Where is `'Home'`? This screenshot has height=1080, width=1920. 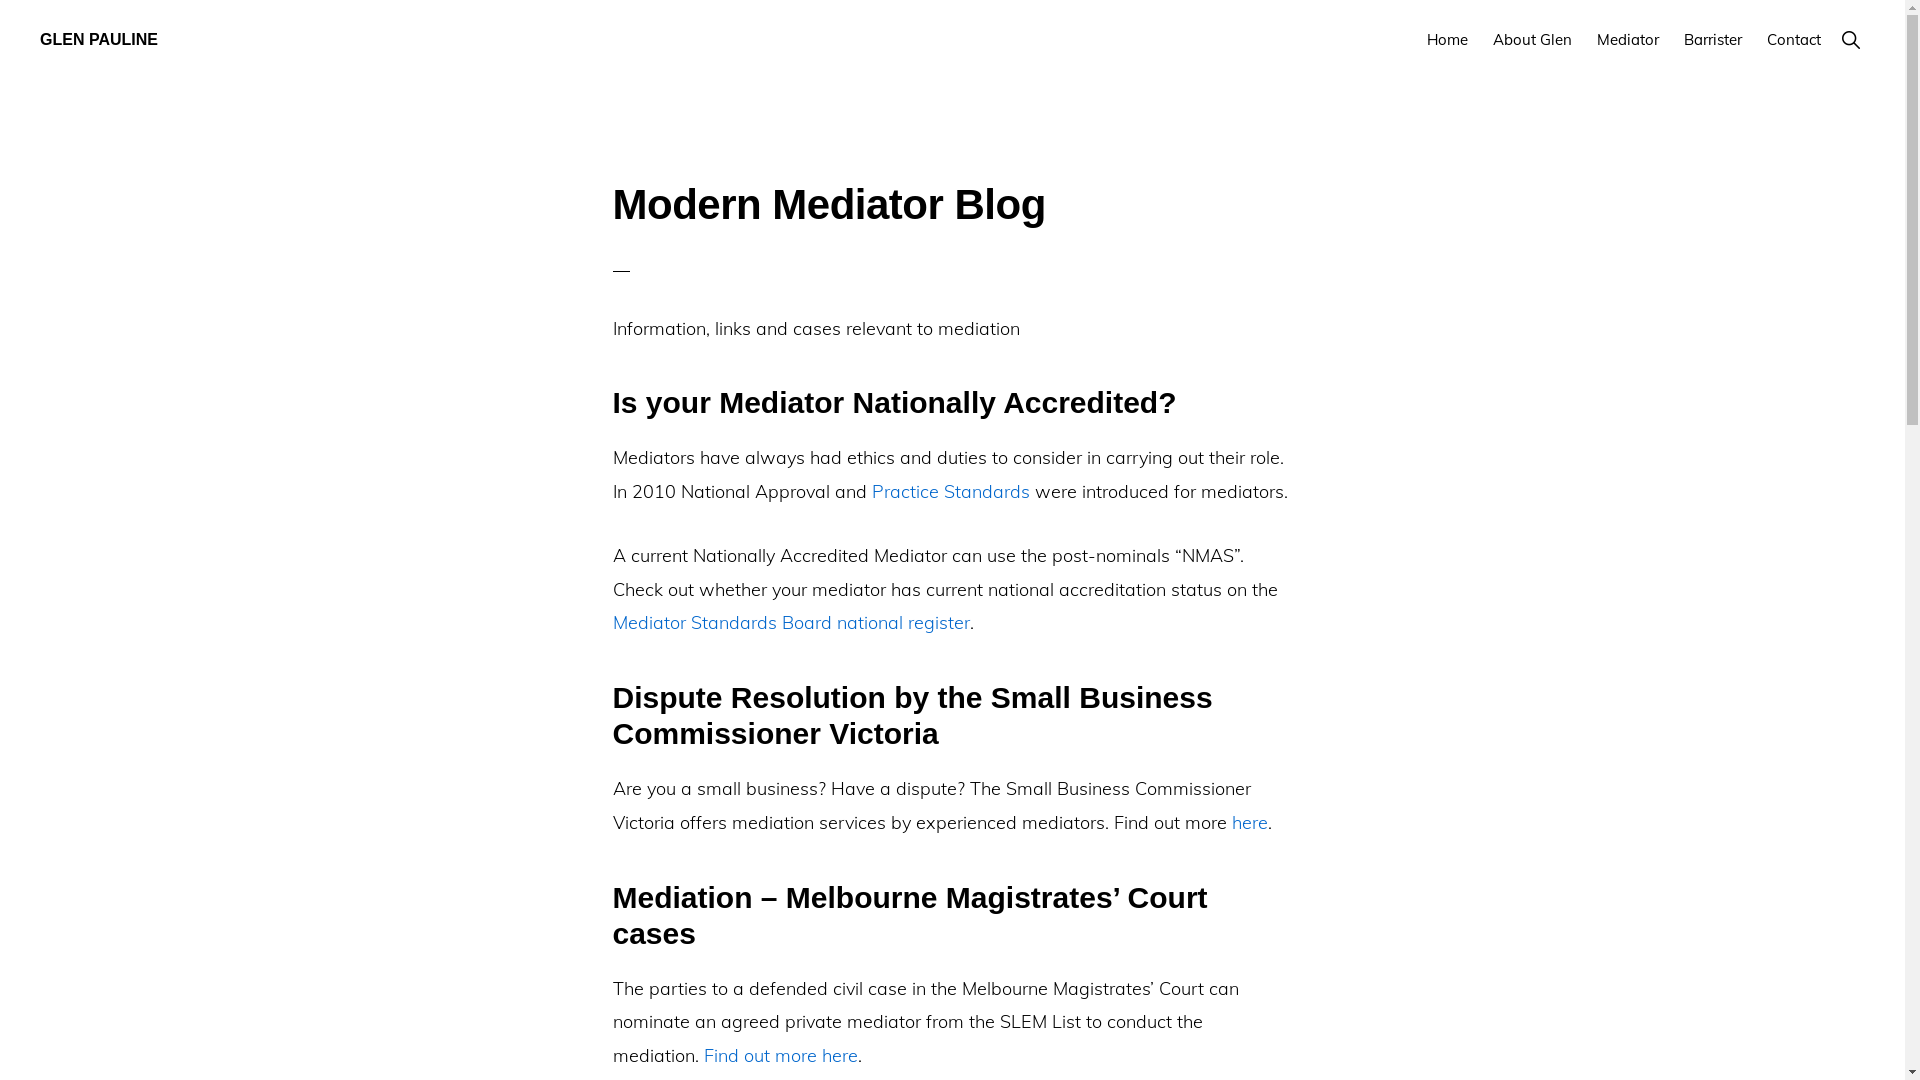 'Home' is located at coordinates (1447, 39).